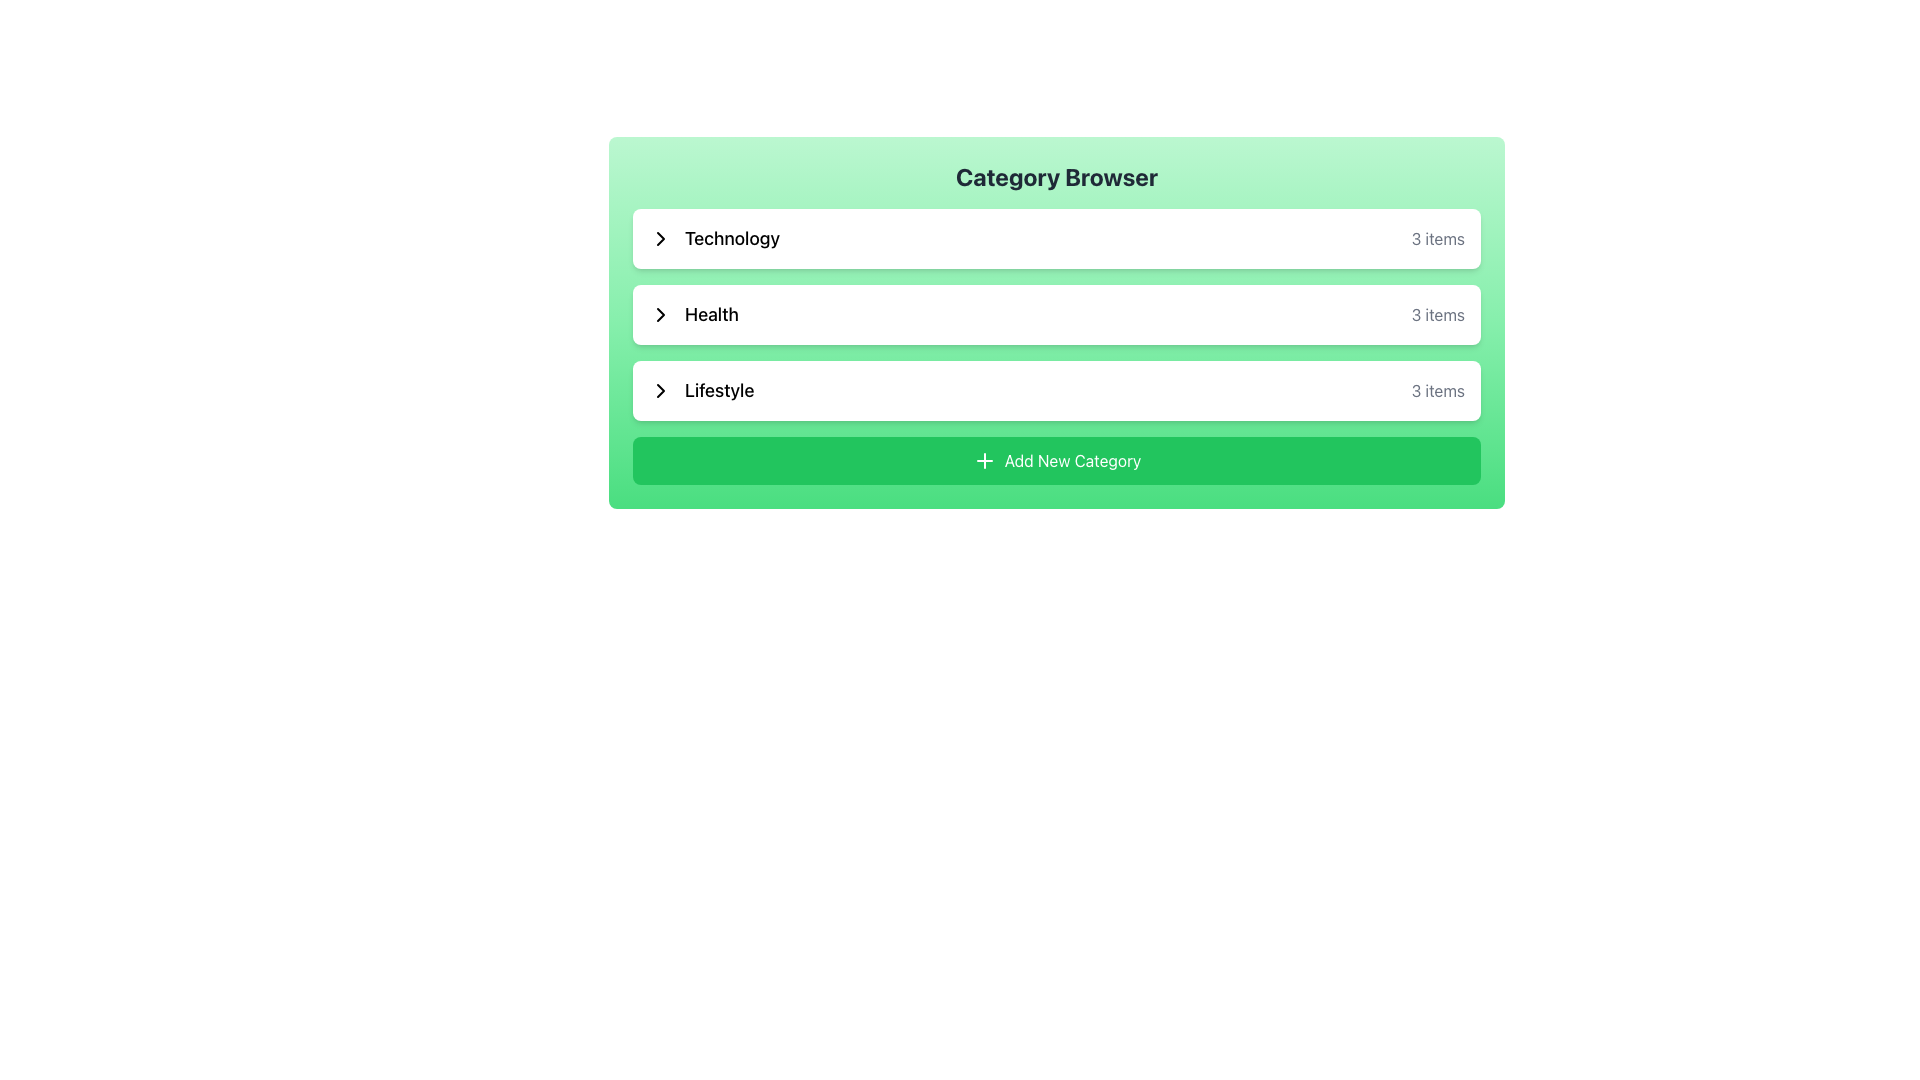 The width and height of the screenshot is (1920, 1080). Describe the element at coordinates (719, 390) in the screenshot. I see `the group associated with the 'Lifestyle' text label, which is the third item in the list of categories under 'Category Browser'` at that location.